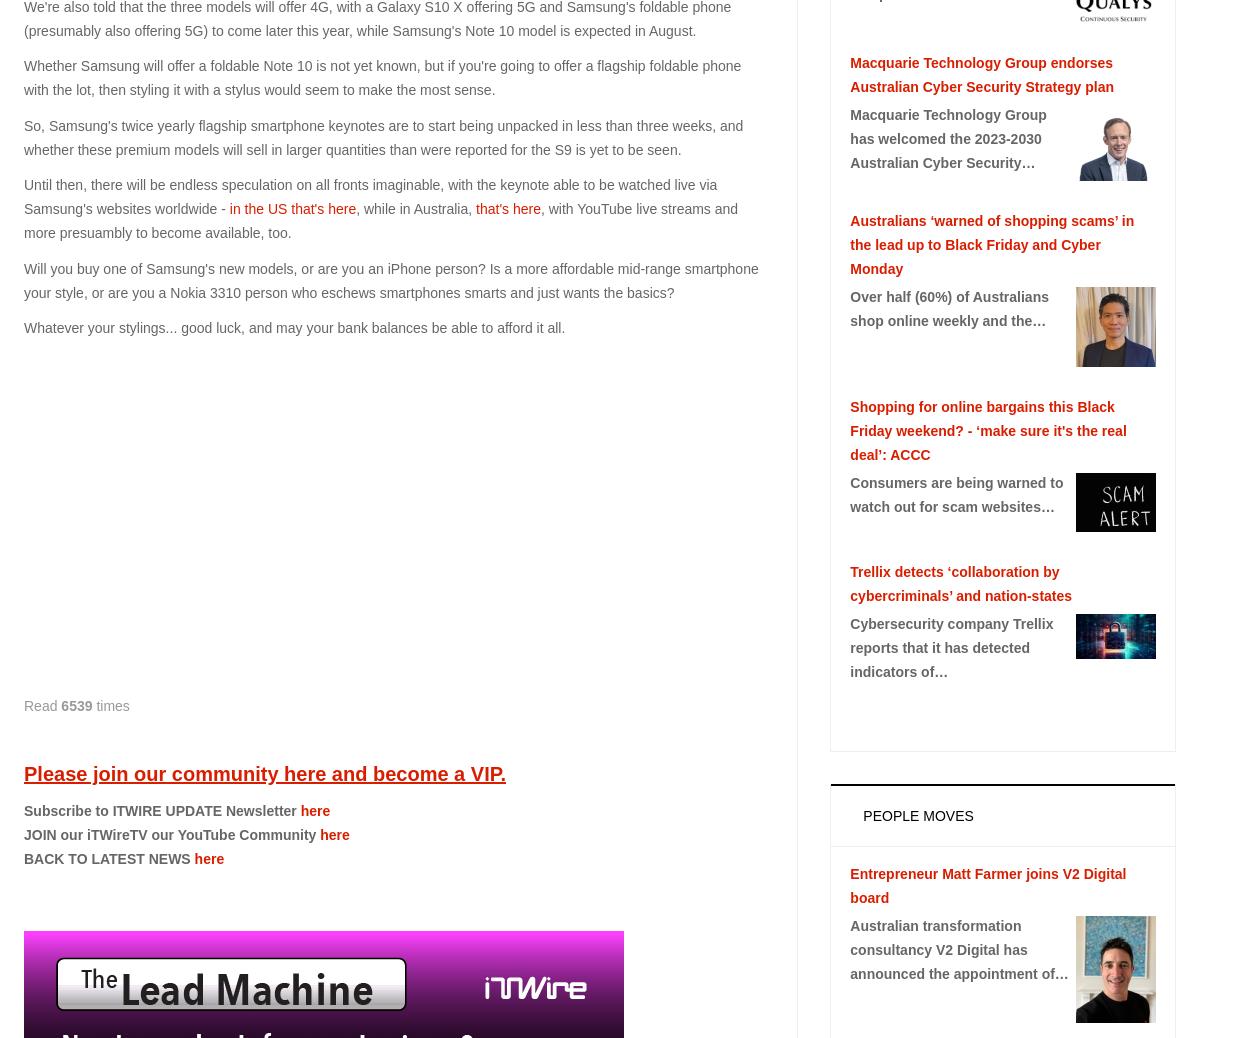  I want to click on ', while in Australia,', so click(415, 207).